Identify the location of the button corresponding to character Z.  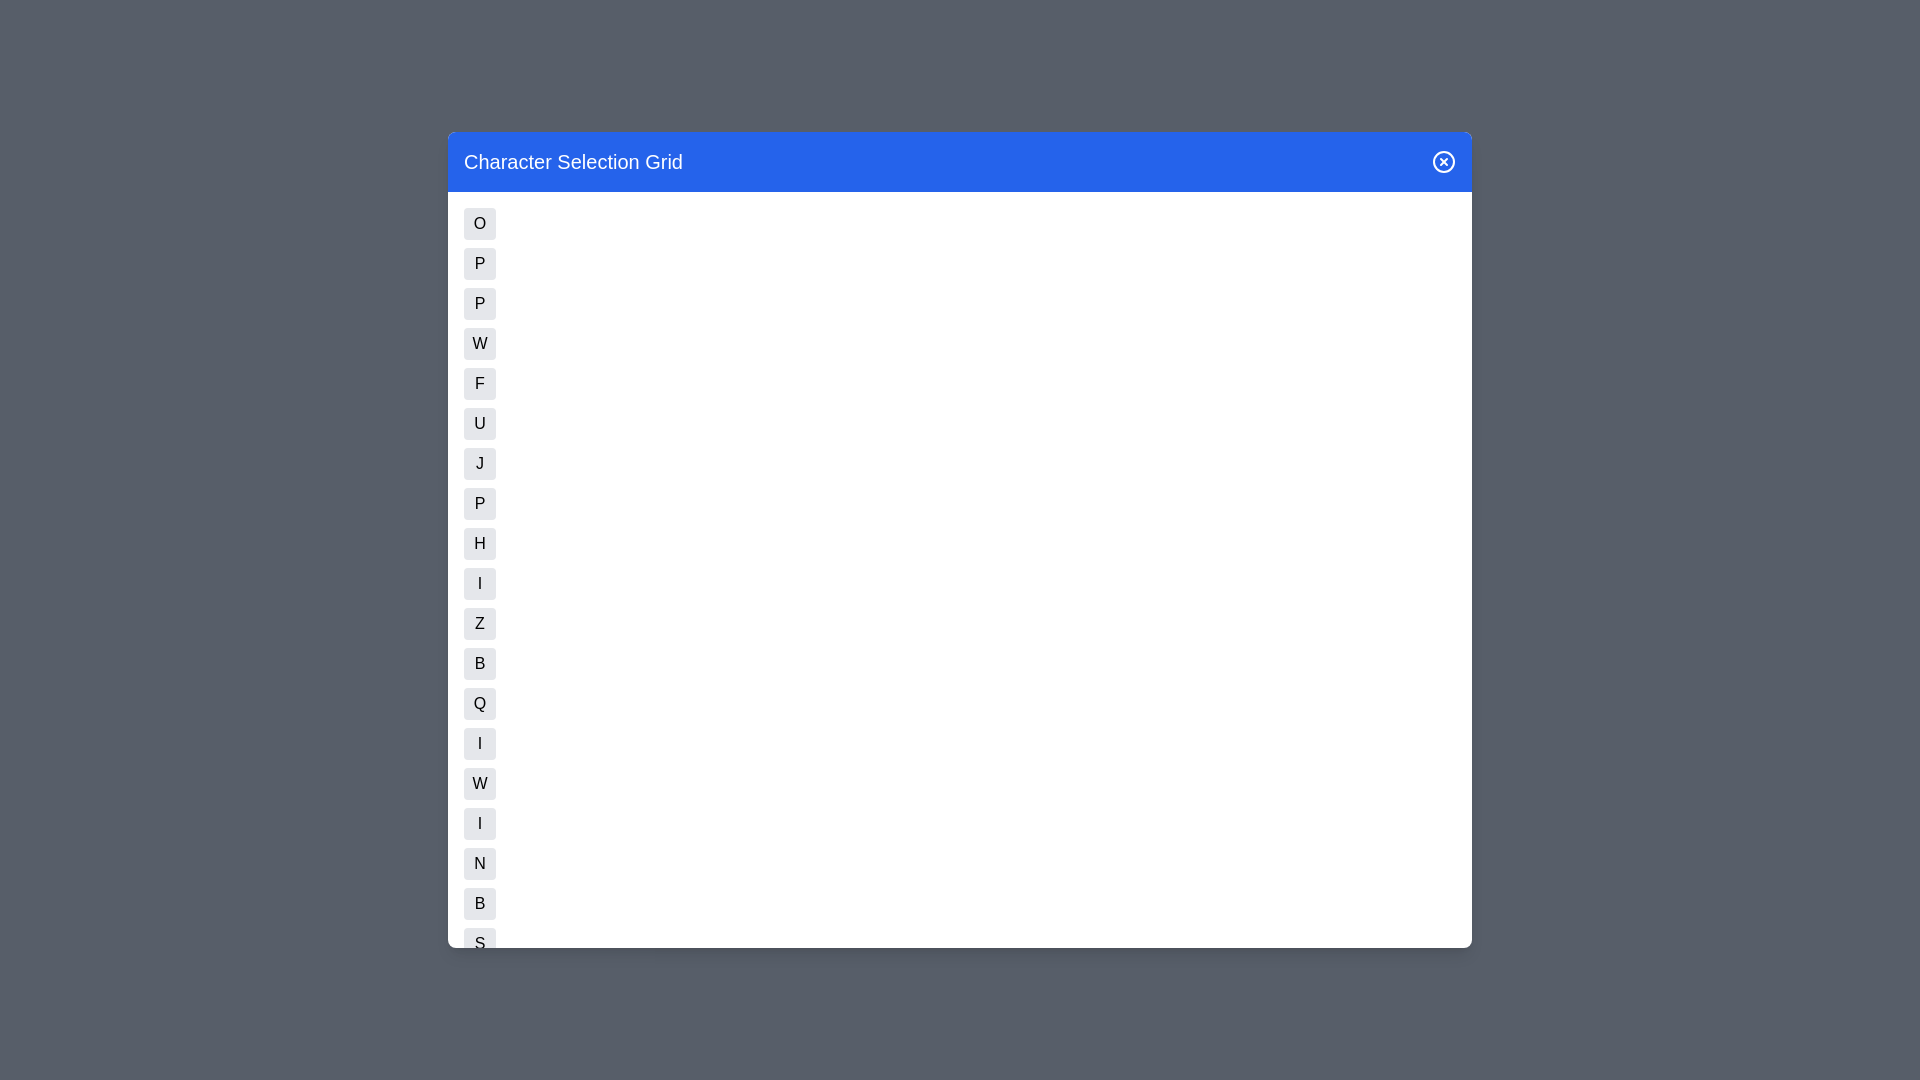
(480, 623).